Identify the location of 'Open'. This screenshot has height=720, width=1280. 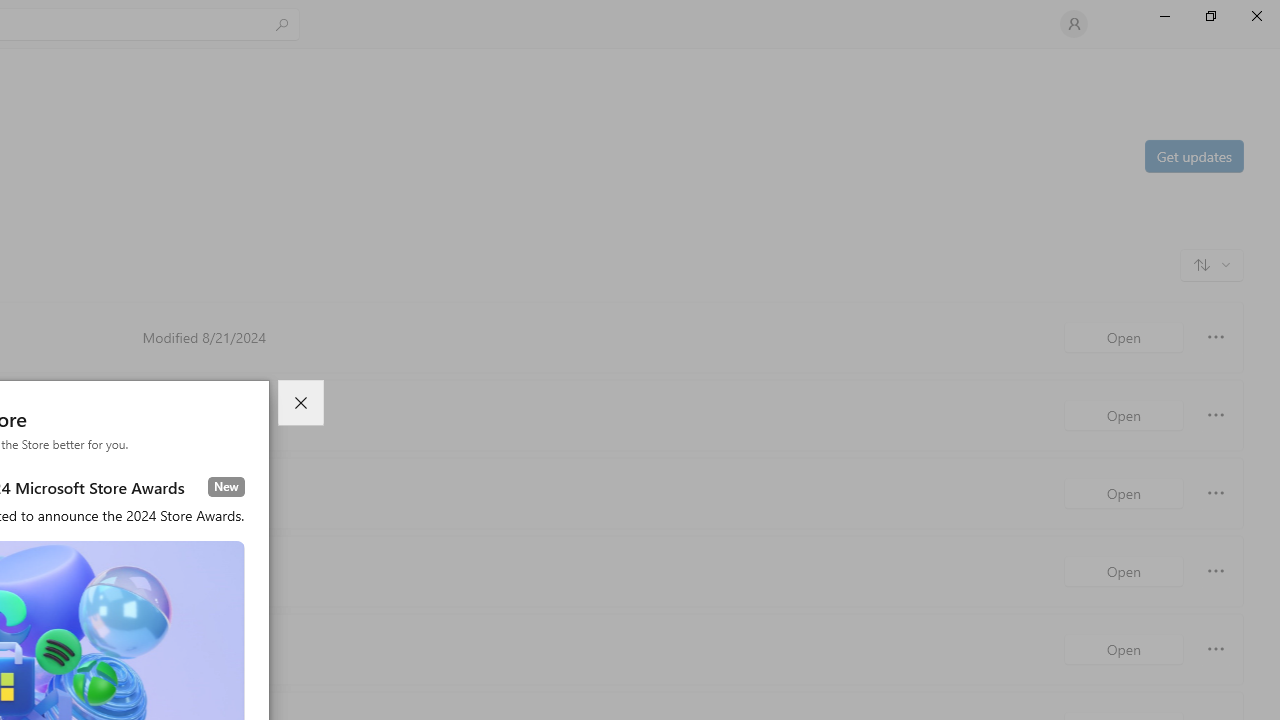
(1123, 649).